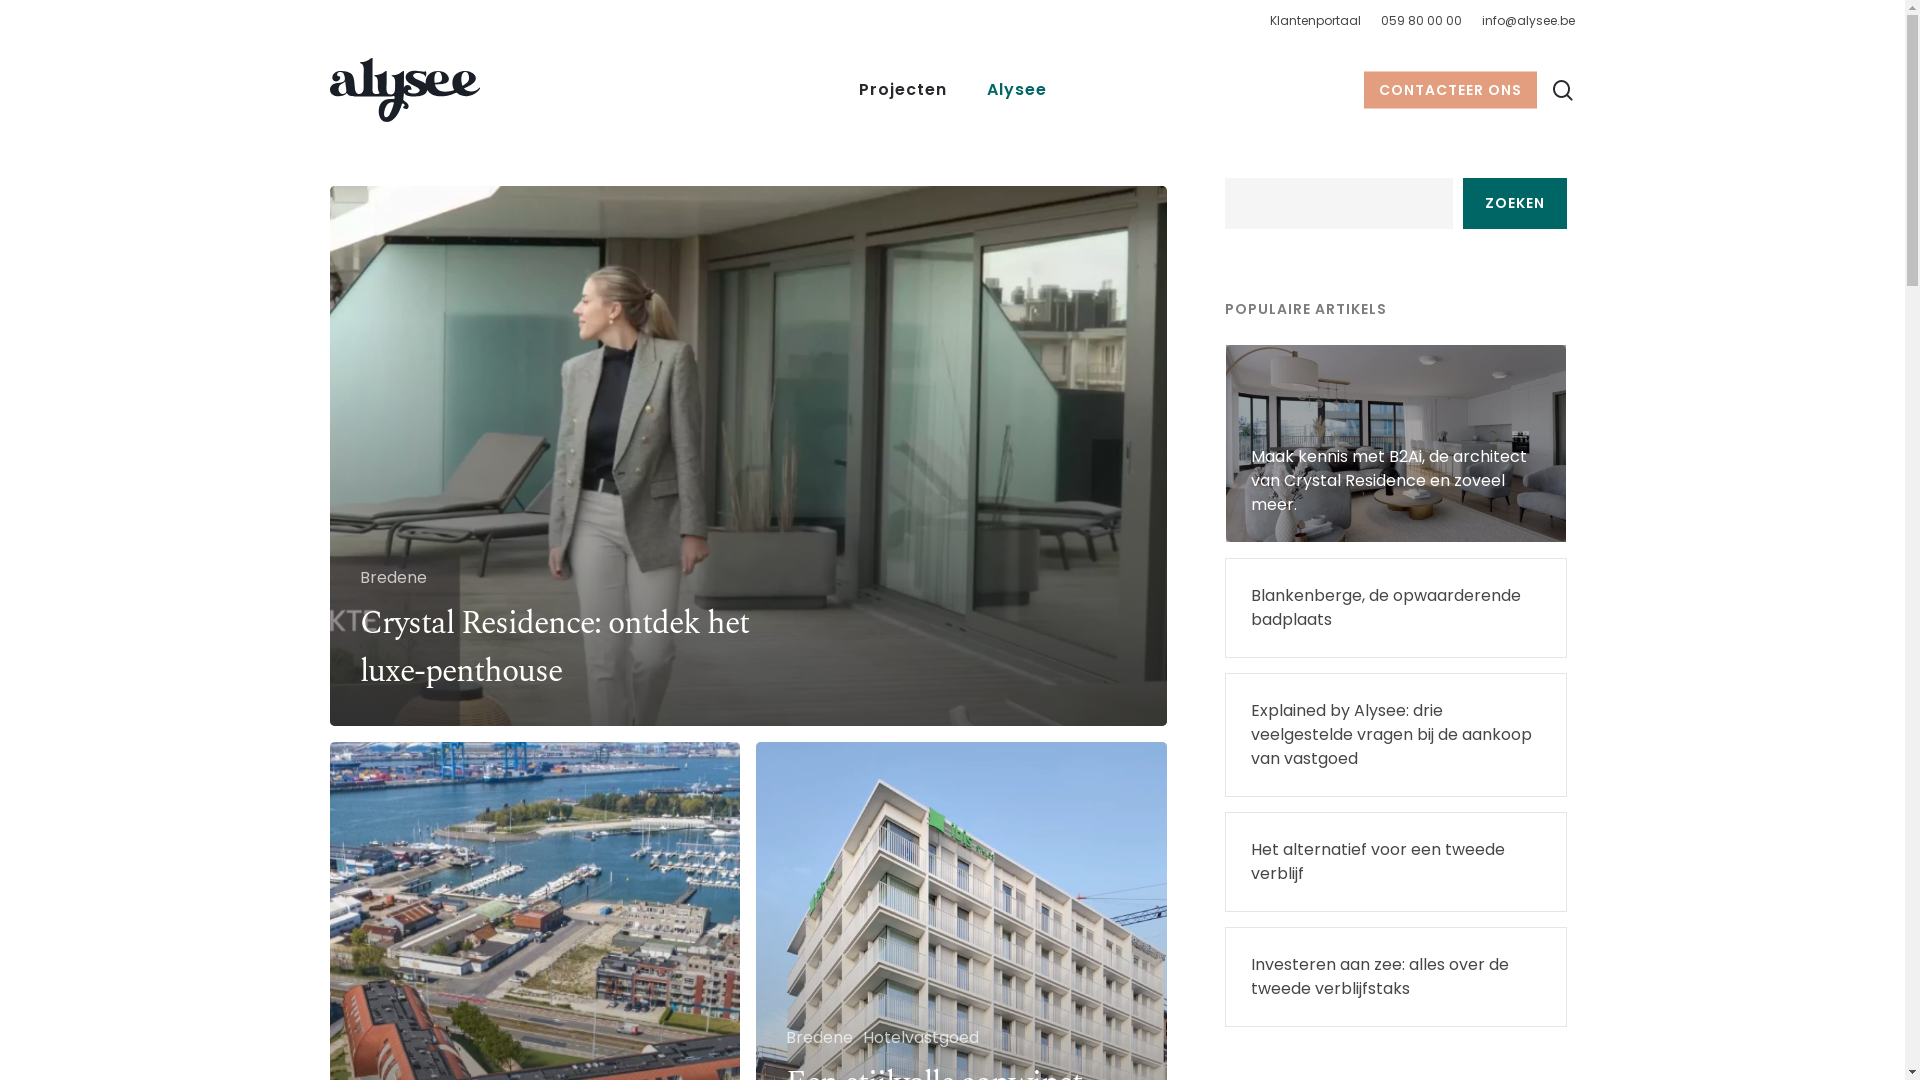 This screenshot has width=1920, height=1080. Describe the element at coordinates (965, 88) in the screenshot. I see `'Alysee'` at that location.